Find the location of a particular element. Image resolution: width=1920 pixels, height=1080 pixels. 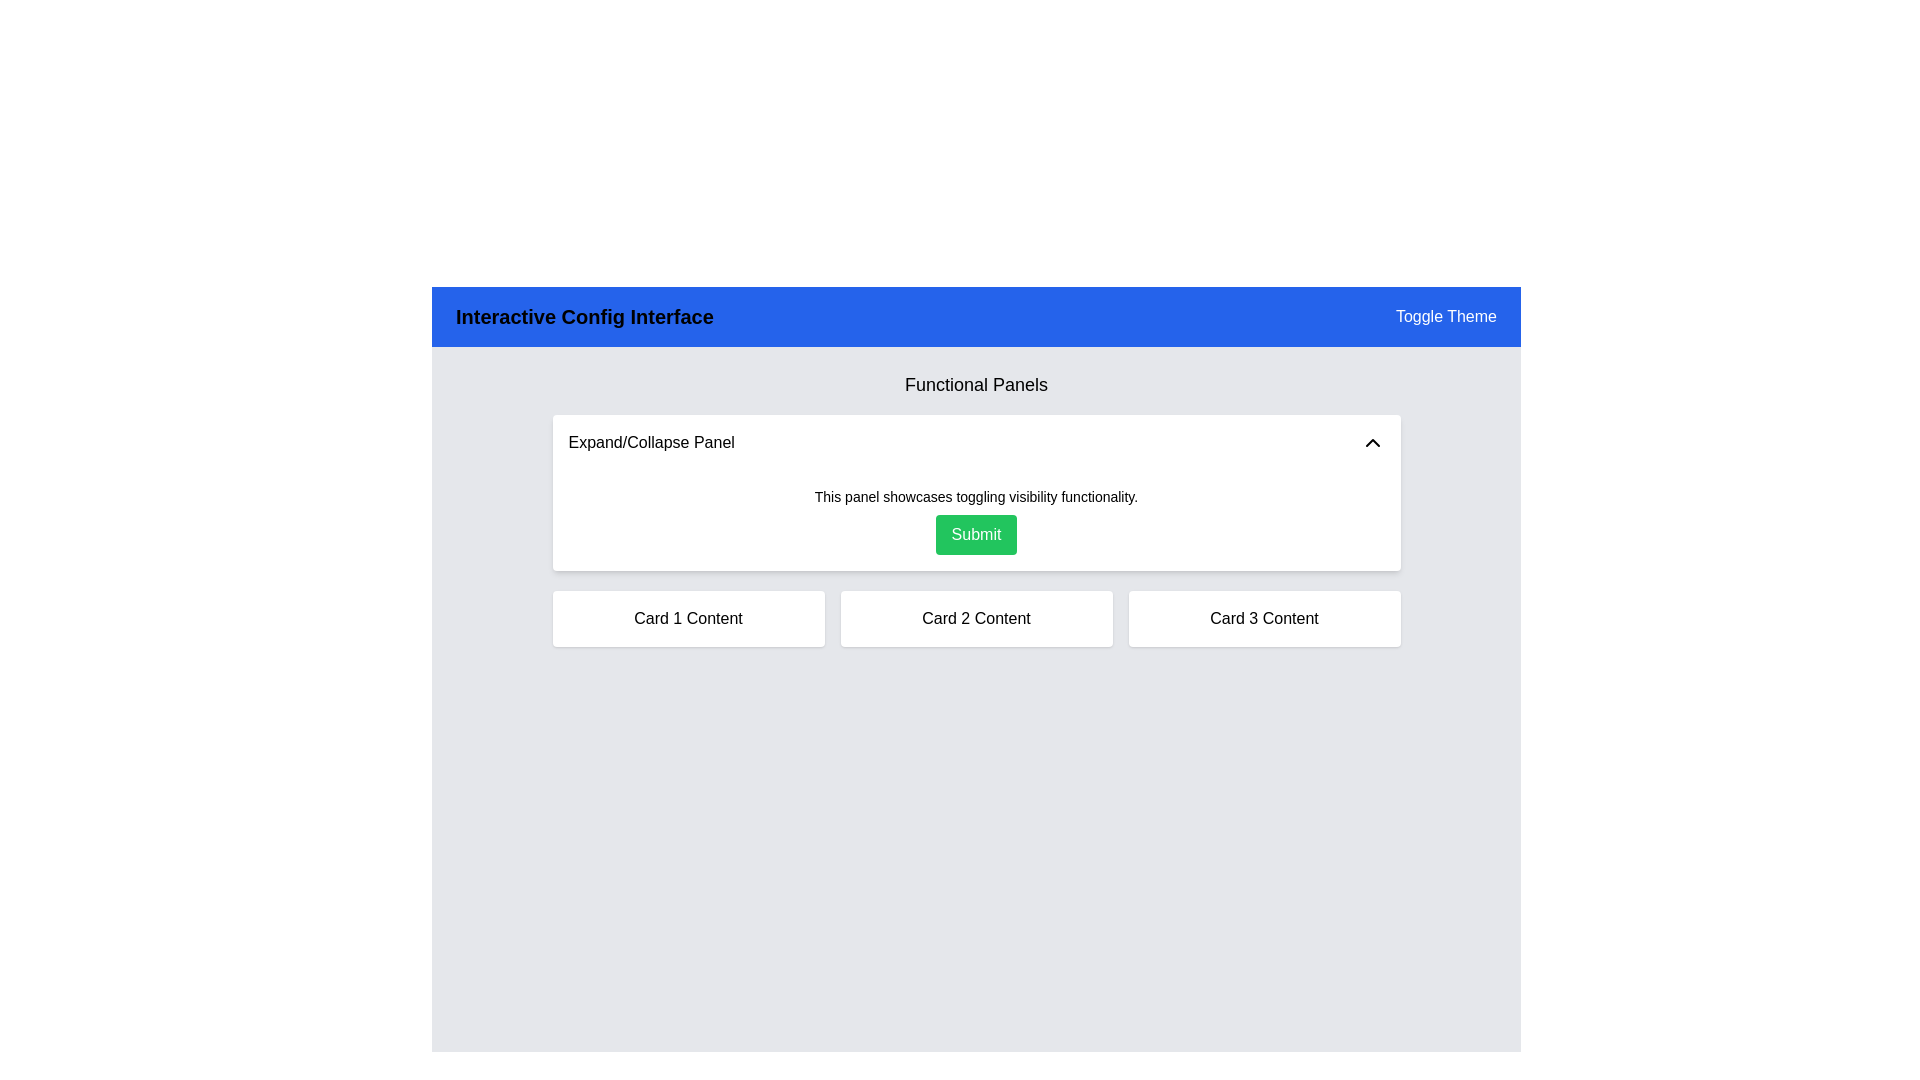

descriptive text from the 'Functional Panels' panel, which includes a collapsible section labeled 'Expand/Collapse Panel' and a green button labeled 'Submit' is located at coordinates (976, 508).